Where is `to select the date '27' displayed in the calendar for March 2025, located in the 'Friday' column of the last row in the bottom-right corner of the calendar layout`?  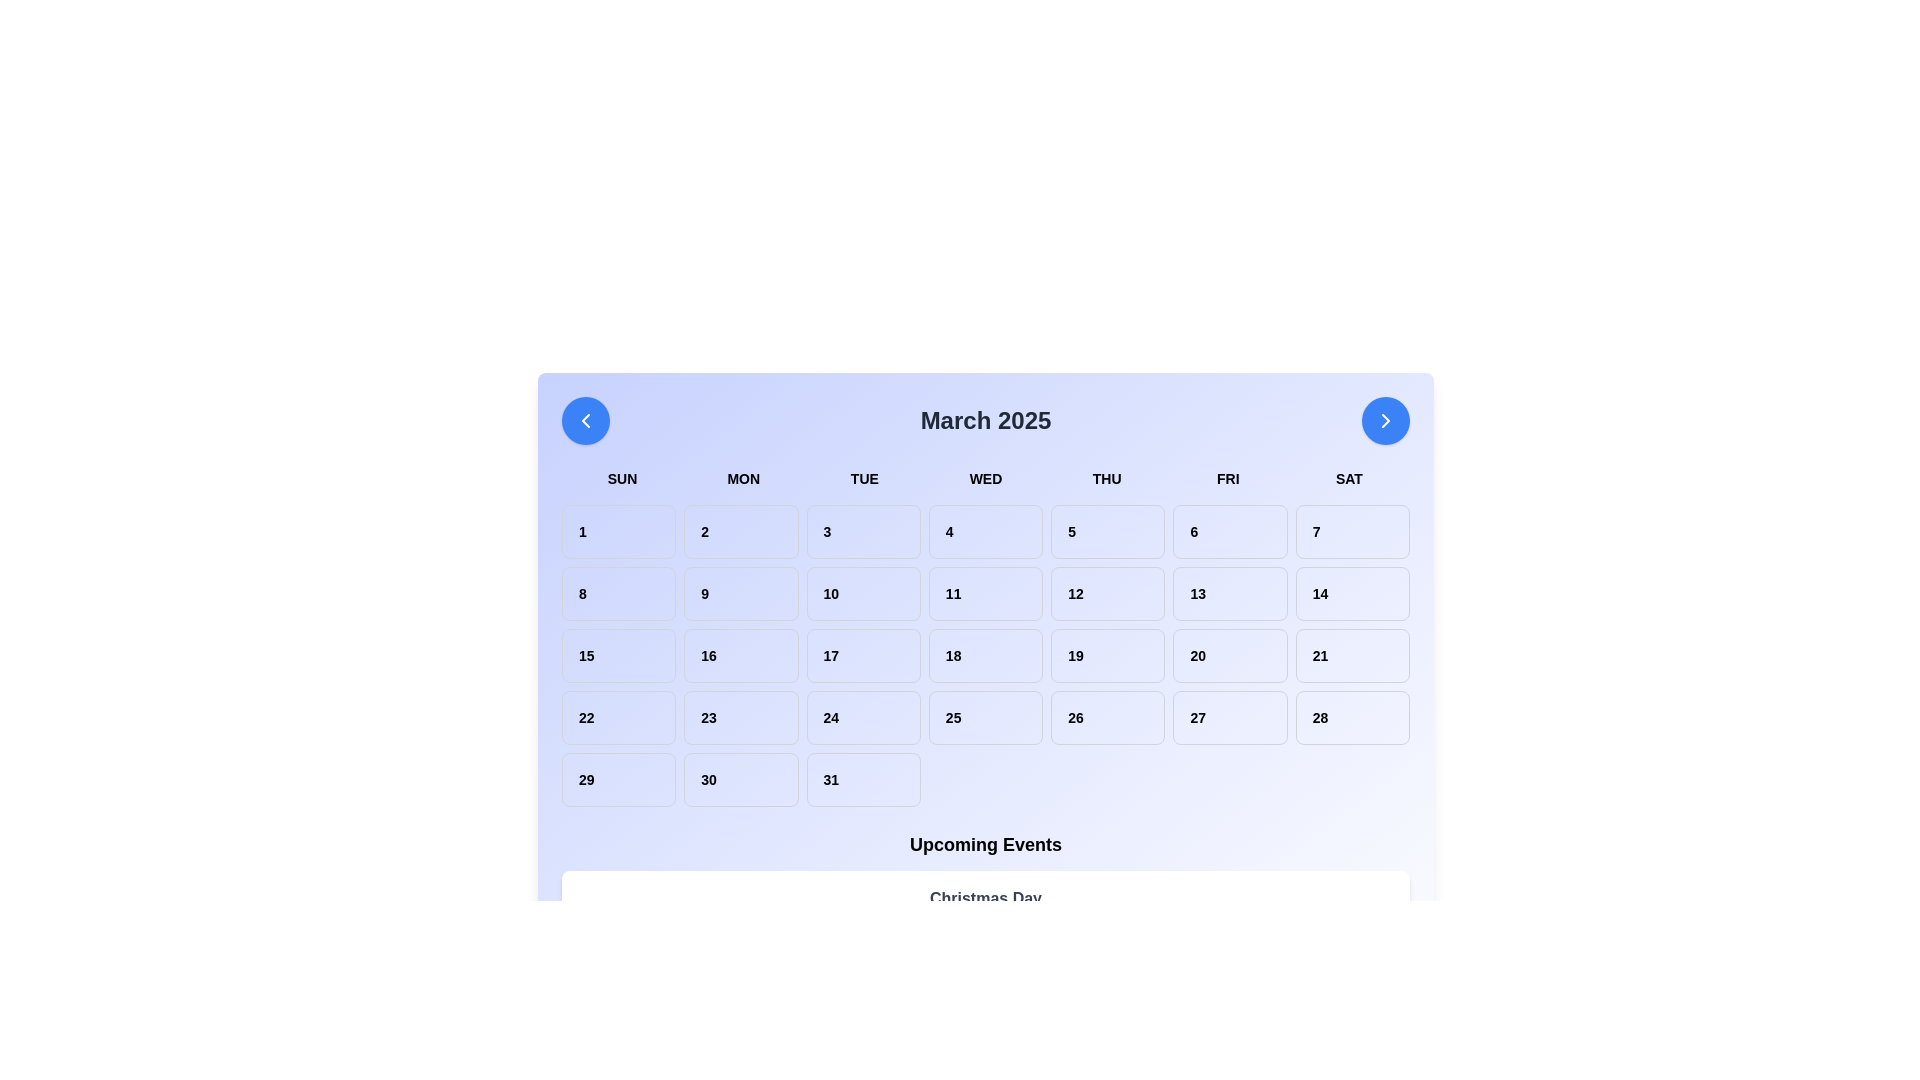 to select the date '27' displayed in the calendar for March 2025, located in the 'Friday' column of the last row in the bottom-right corner of the calendar layout is located at coordinates (1229, 716).